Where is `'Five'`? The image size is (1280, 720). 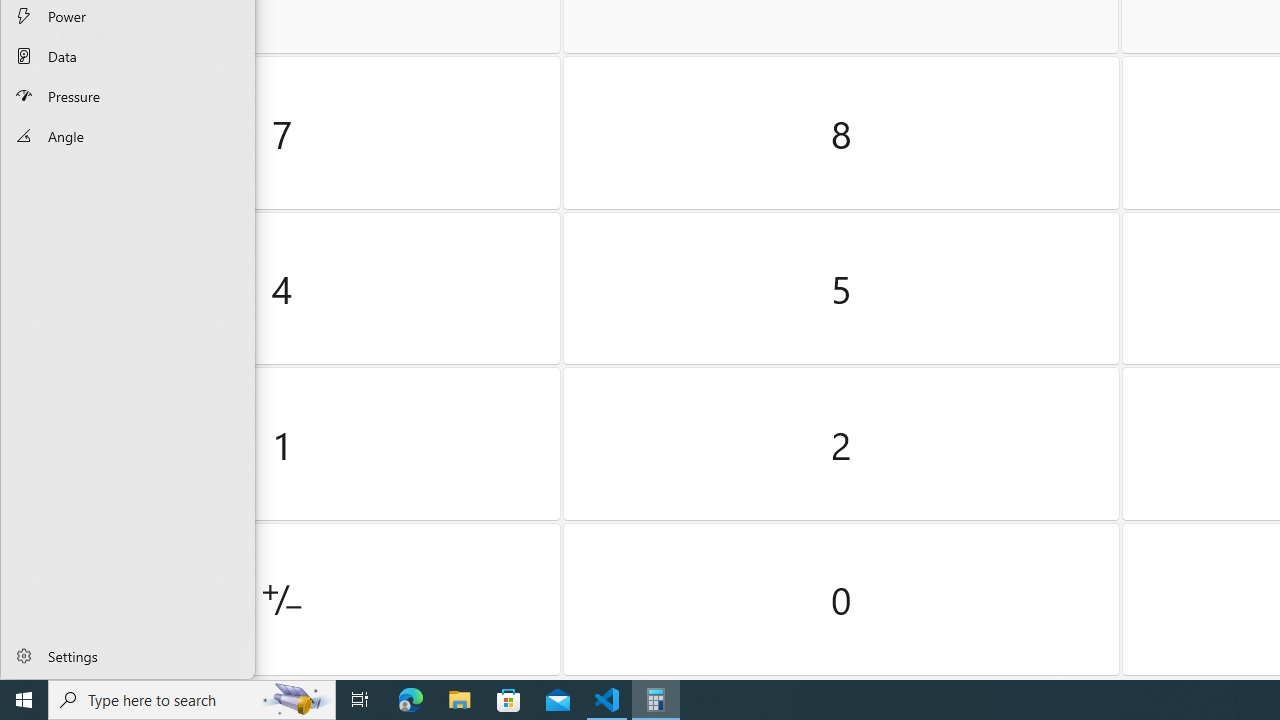
'Five' is located at coordinates (841, 288).